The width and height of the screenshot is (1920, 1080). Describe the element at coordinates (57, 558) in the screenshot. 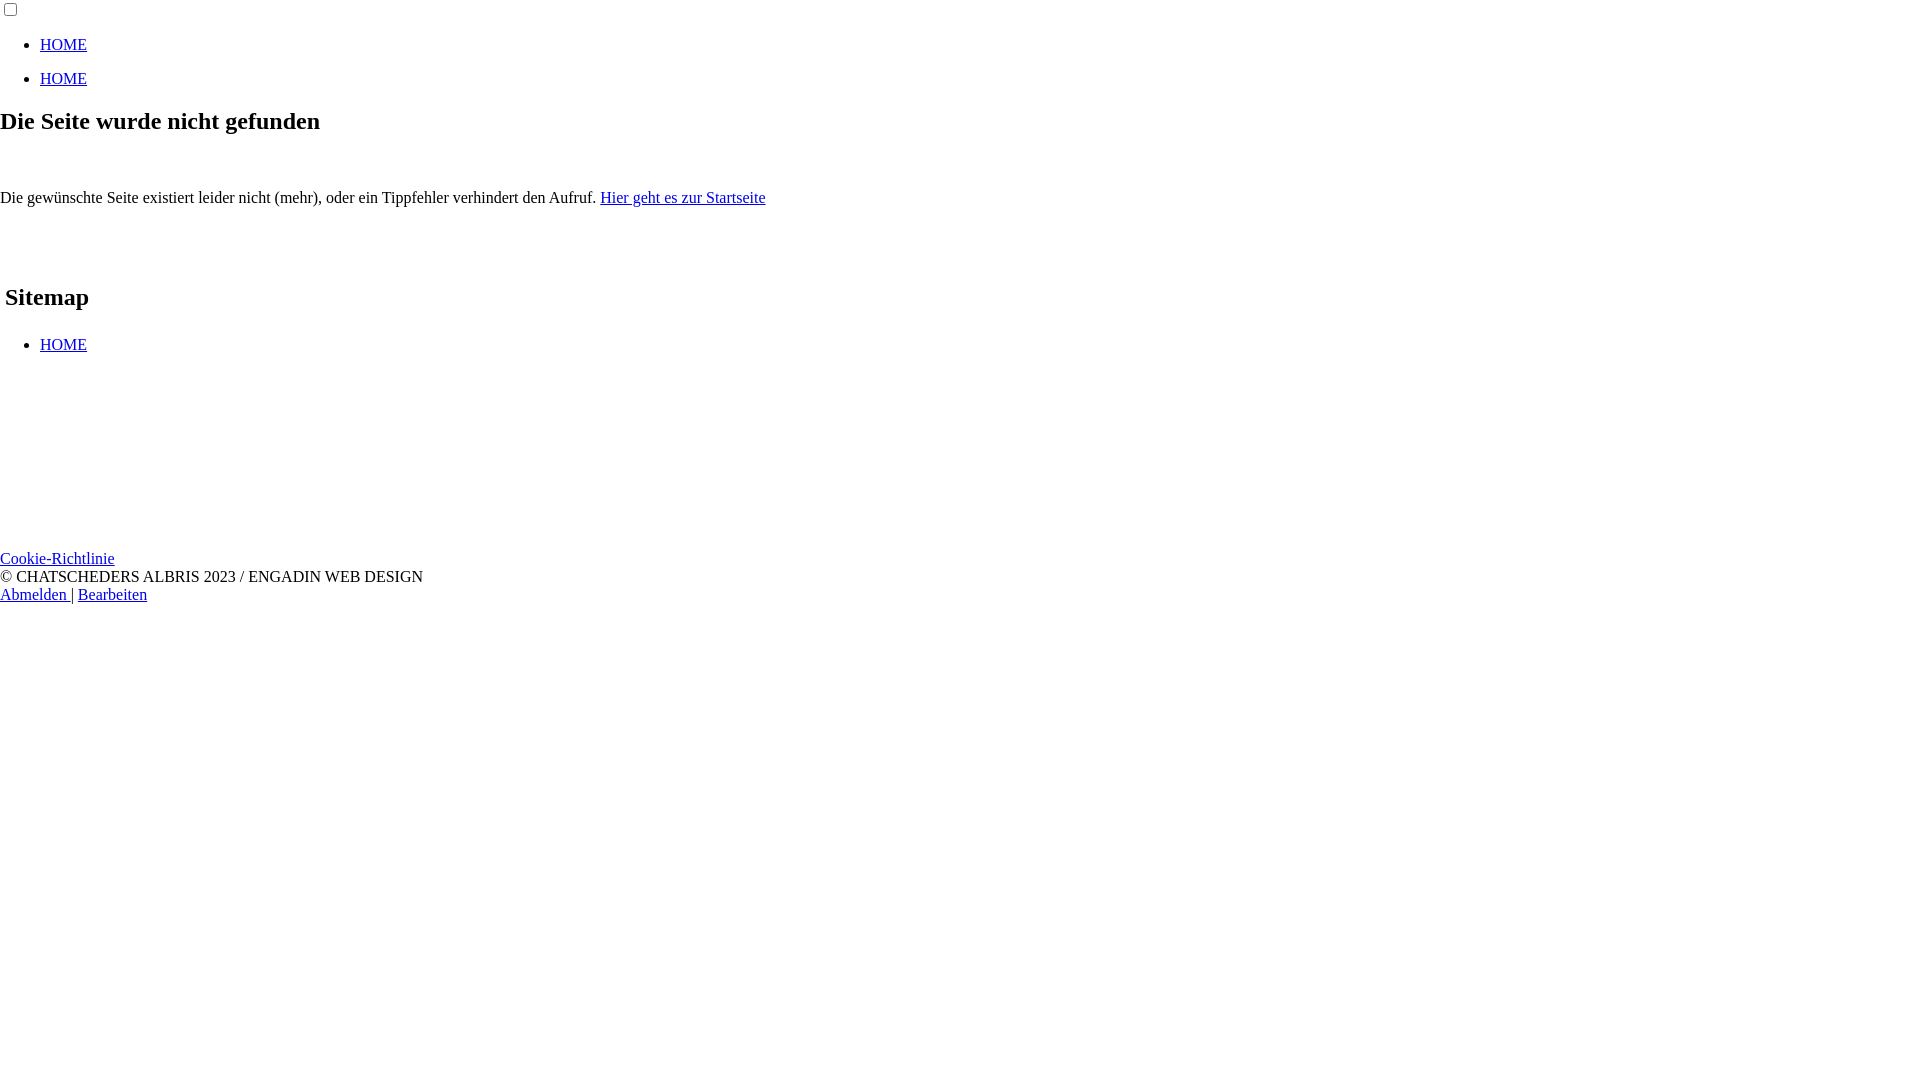

I see `'Cookie-Richtlinie'` at that location.